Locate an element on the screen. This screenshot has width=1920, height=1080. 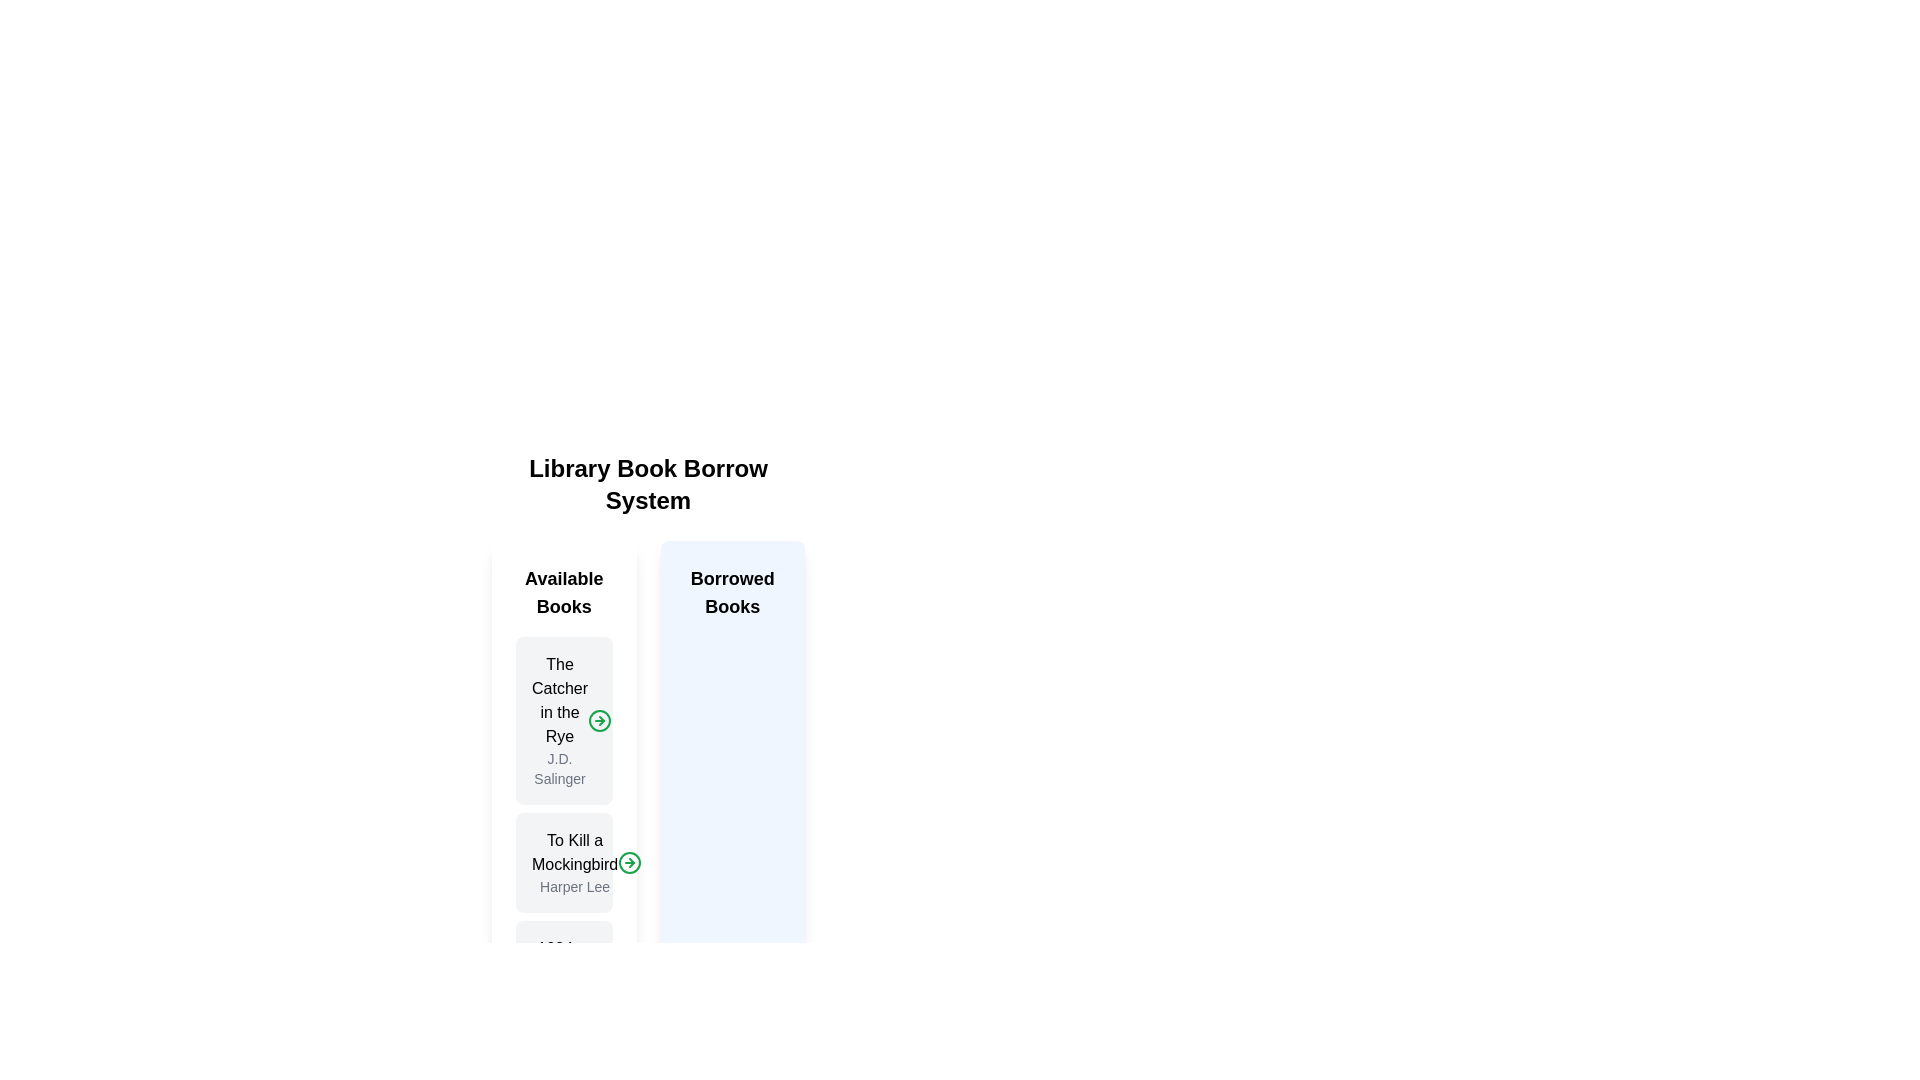
title 'The Catcher in the Rye' and author 'J.D. Salinger' displayed in the text display within the 'Available Books' section is located at coordinates (560, 721).